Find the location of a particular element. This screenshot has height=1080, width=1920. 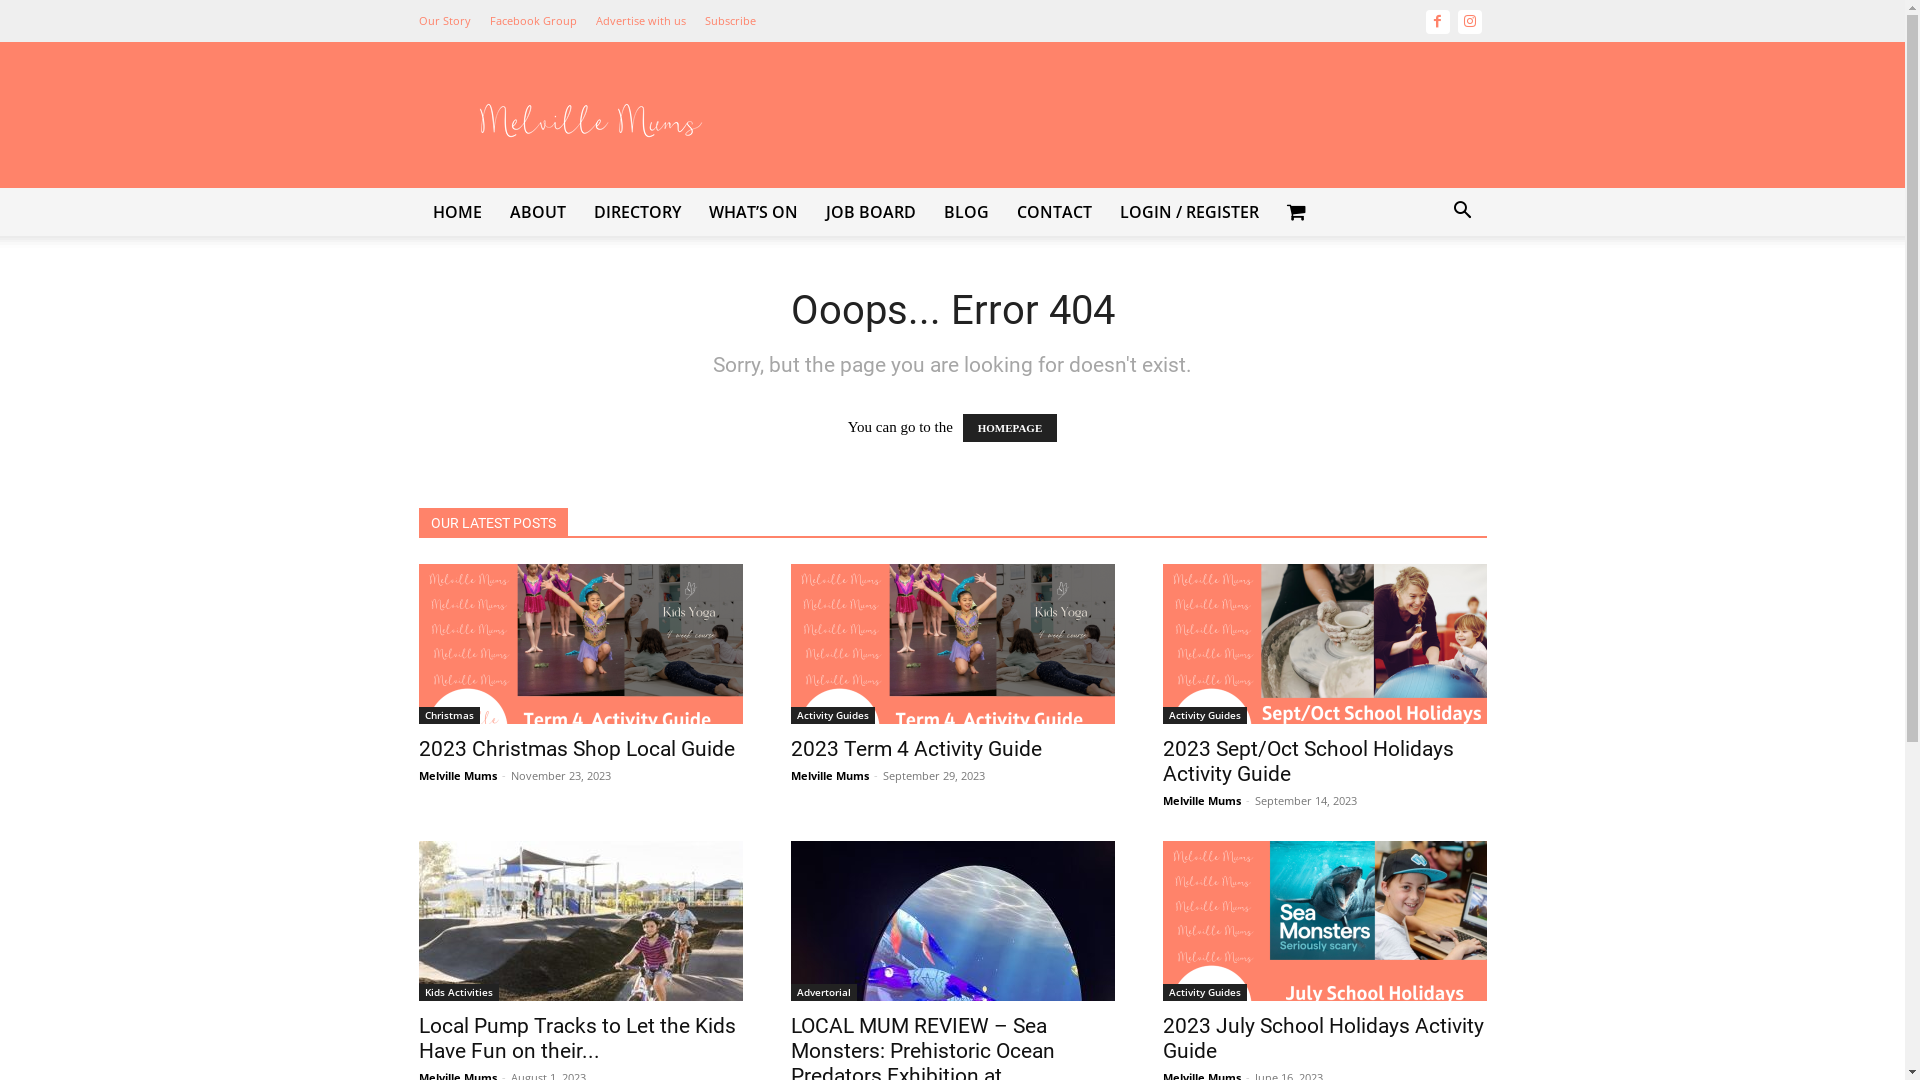

'2023 Term 4 Activity Guide' is located at coordinates (789, 748).